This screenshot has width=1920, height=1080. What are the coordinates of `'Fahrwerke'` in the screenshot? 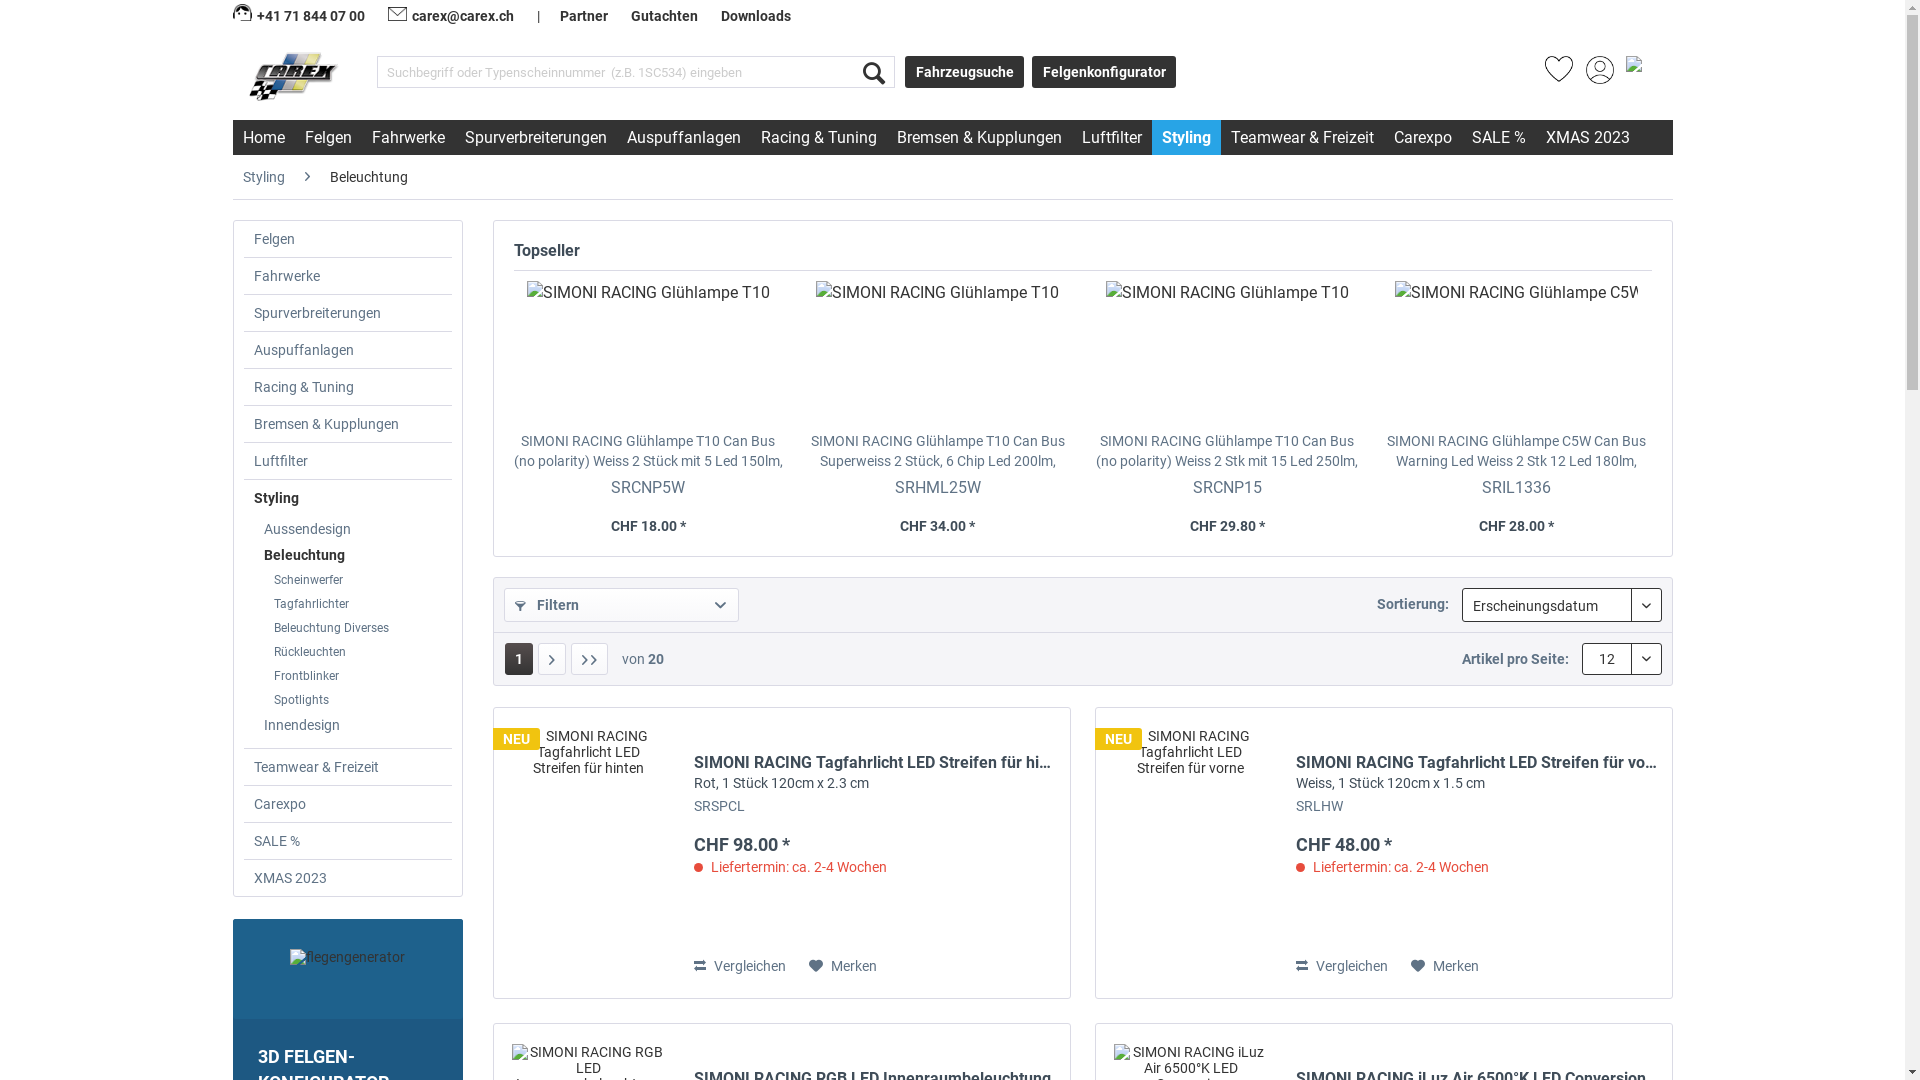 It's located at (347, 276).